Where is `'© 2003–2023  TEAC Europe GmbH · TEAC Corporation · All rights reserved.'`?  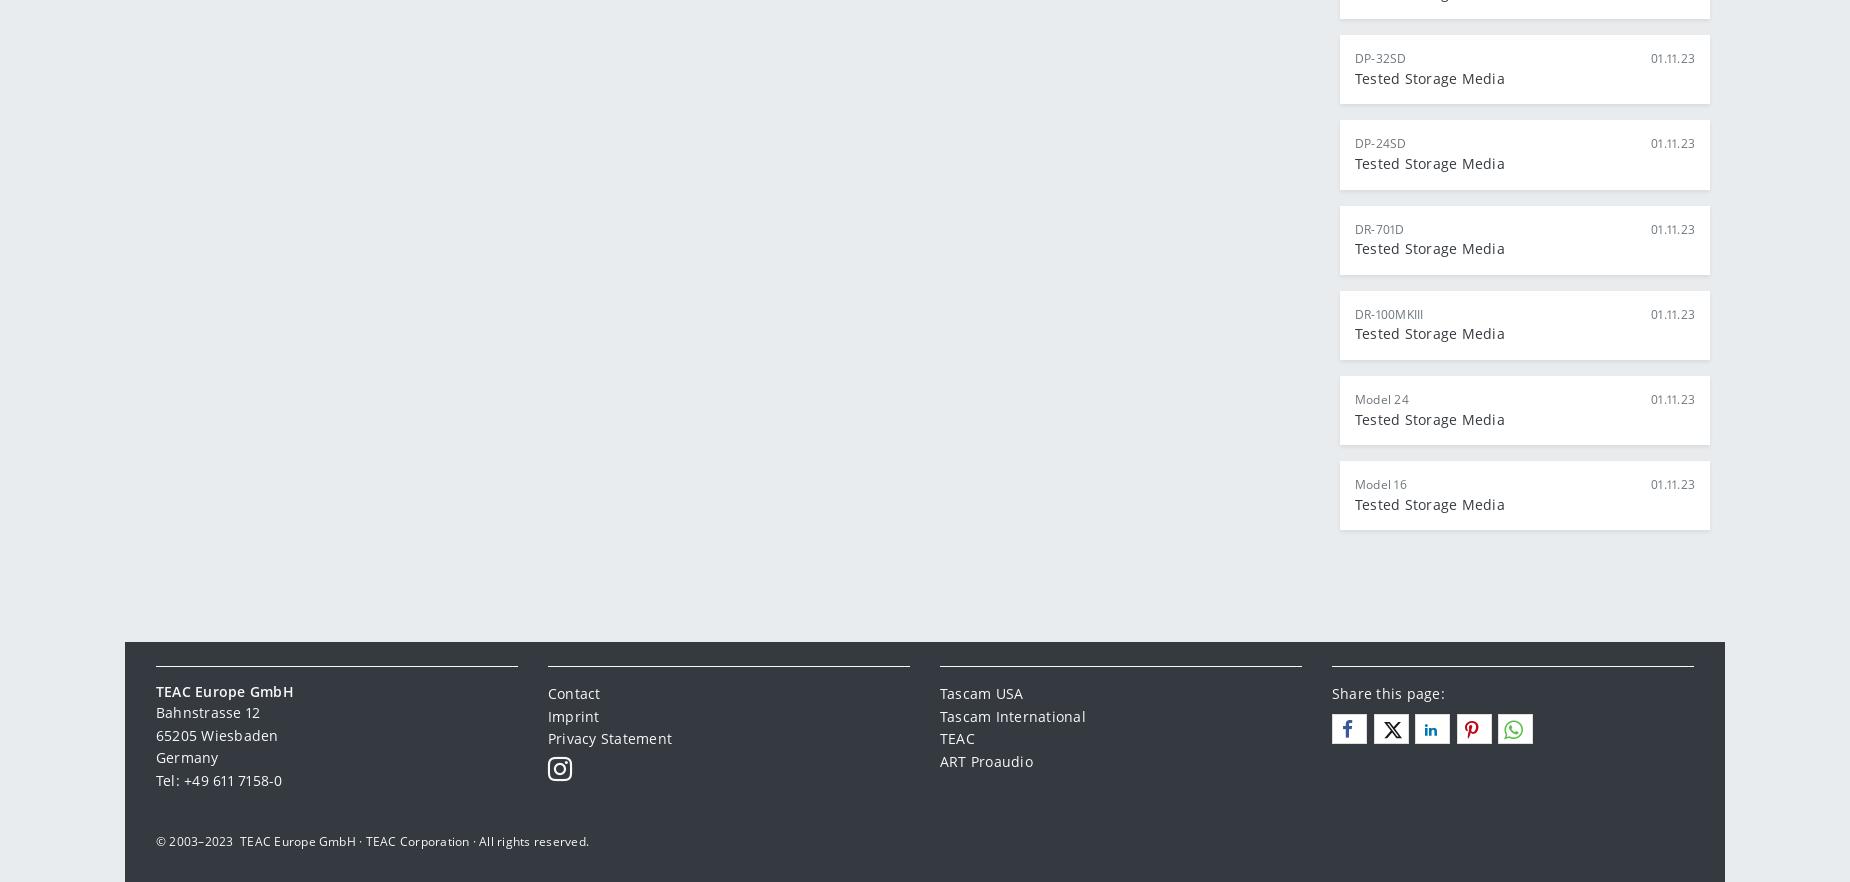
'© 2003–2023  TEAC Europe GmbH · TEAC Corporation · All rights reserved.' is located at coordinates (154, 840).